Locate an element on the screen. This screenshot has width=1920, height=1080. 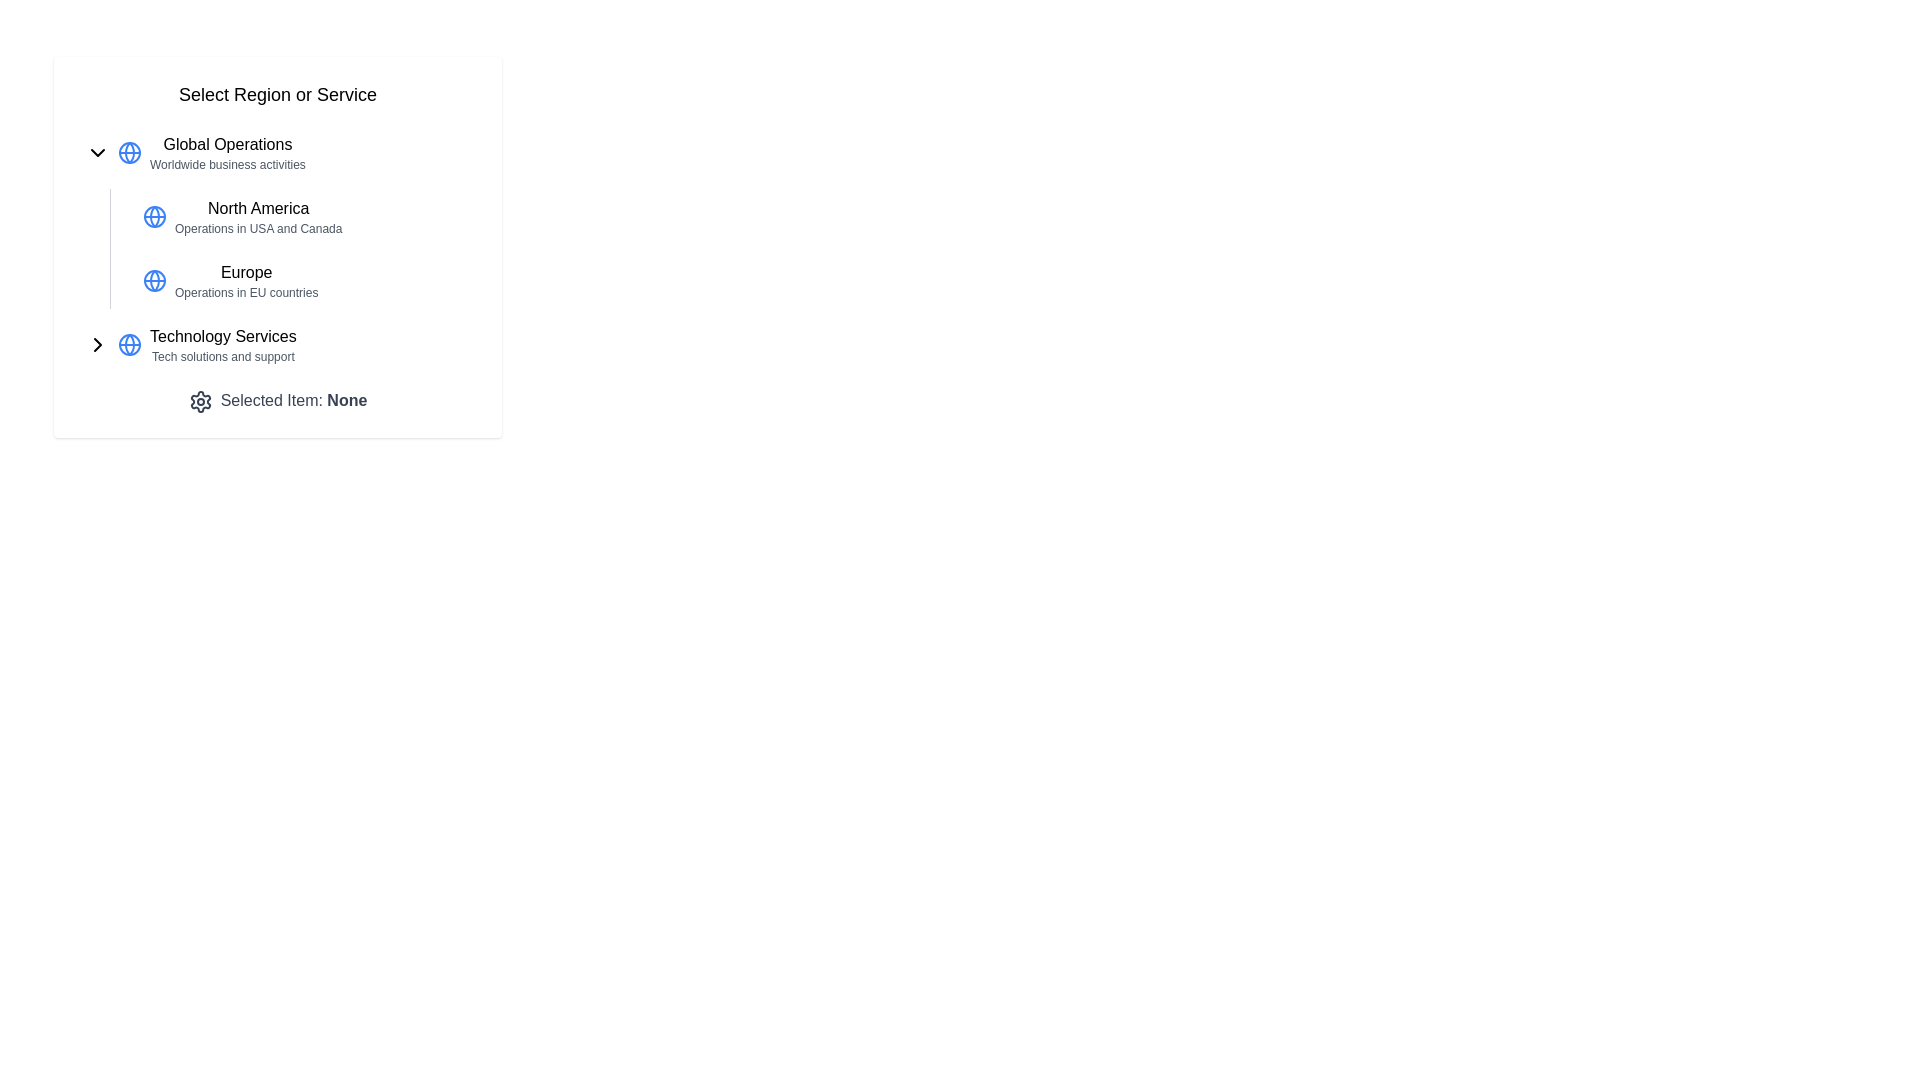
the 'Technology Services' text label, which features 'Technology Services' in a larger, bold font and 'Tech solutions and support' in a smaller, gray font, located below 'Global Operations', 'North America', and 'Europe' is located at coordinates (223, 343).